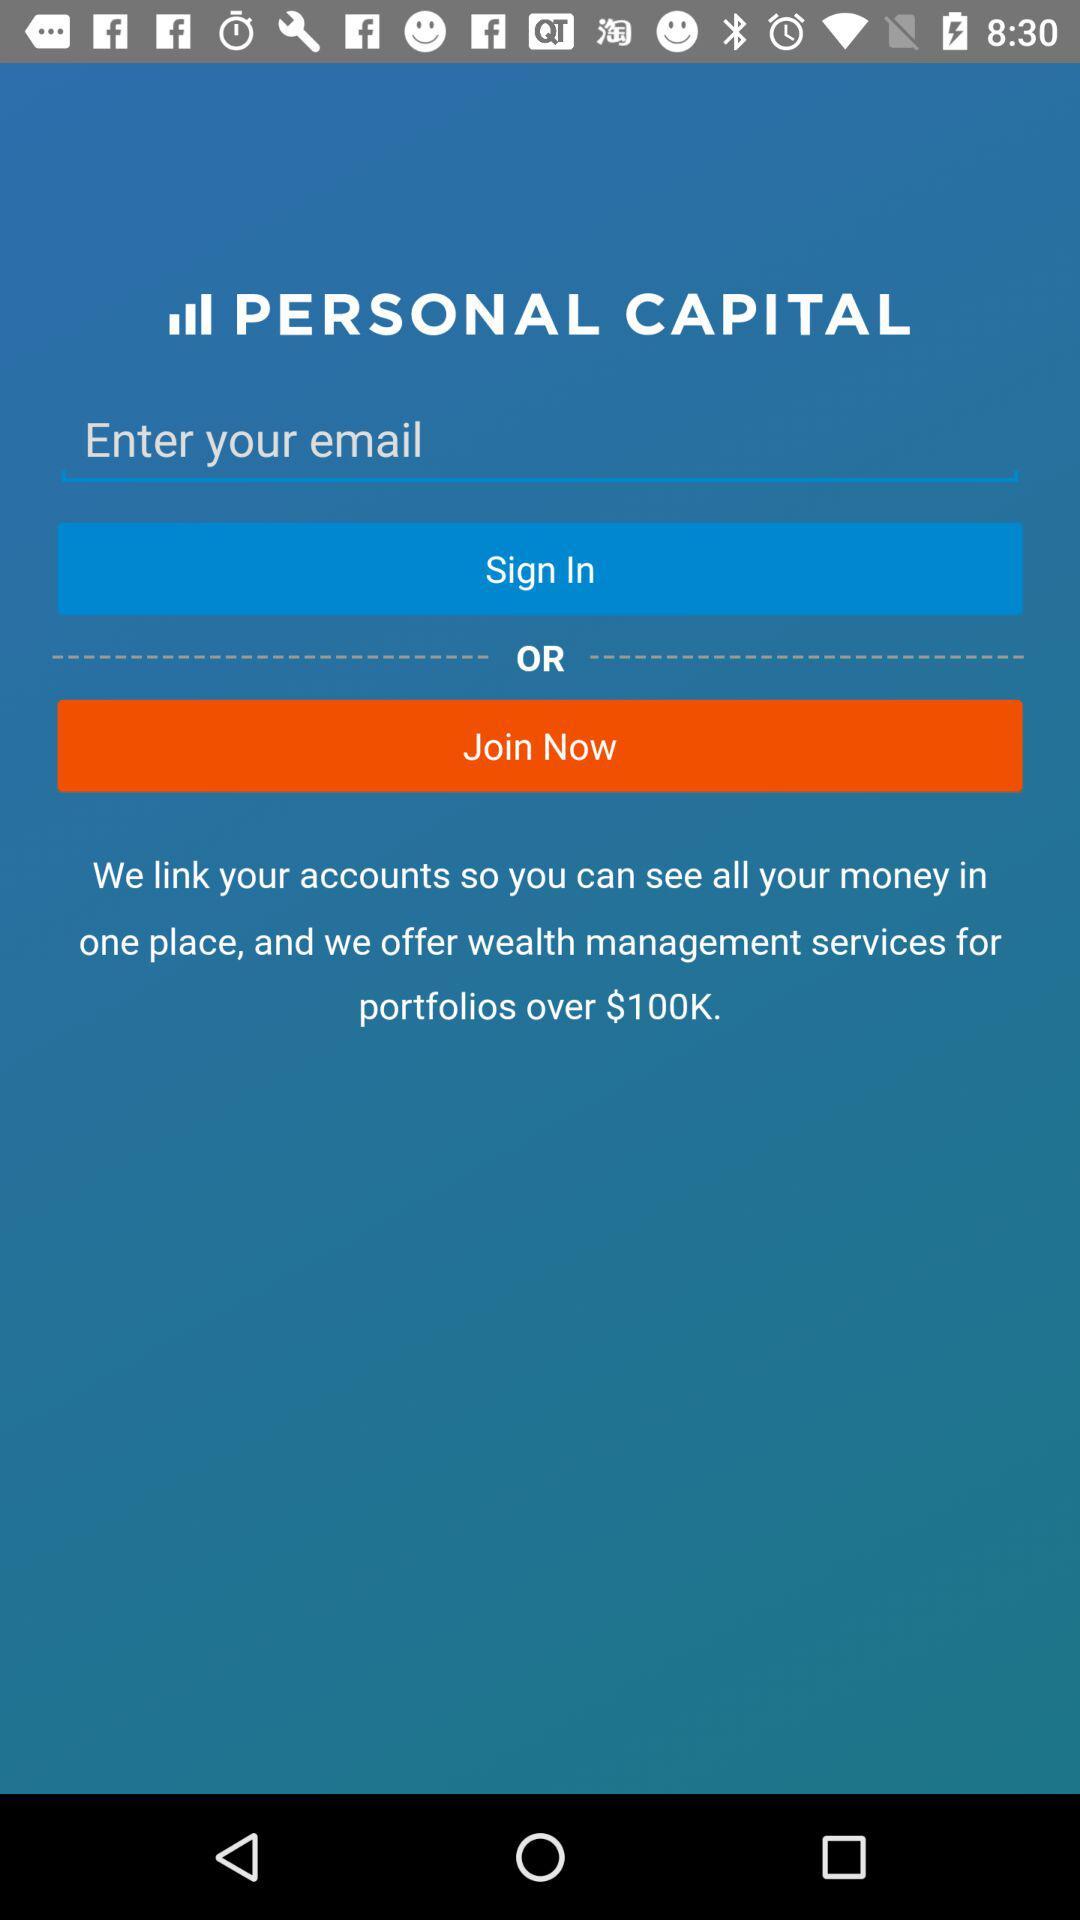 The height and width of the screenshot is (1920, 1080). What do you see at coordinates (540, 567) in the screenshot?
I see `the icon above or` at bounding box center [540, 567].